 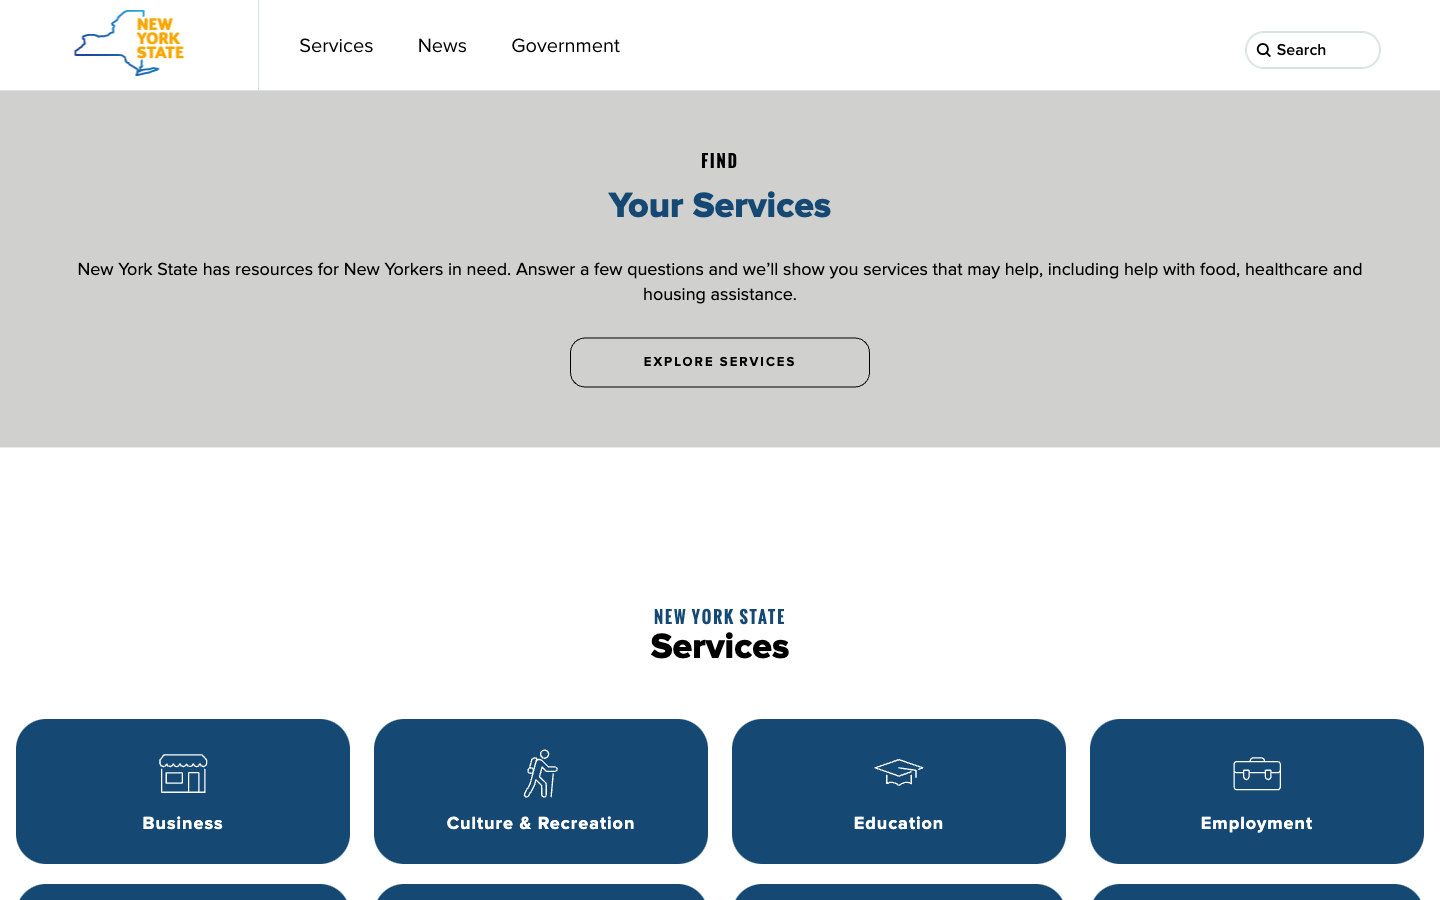 I want to click on Locate the term "bank" using the search function, so click(x=1362, y=50).